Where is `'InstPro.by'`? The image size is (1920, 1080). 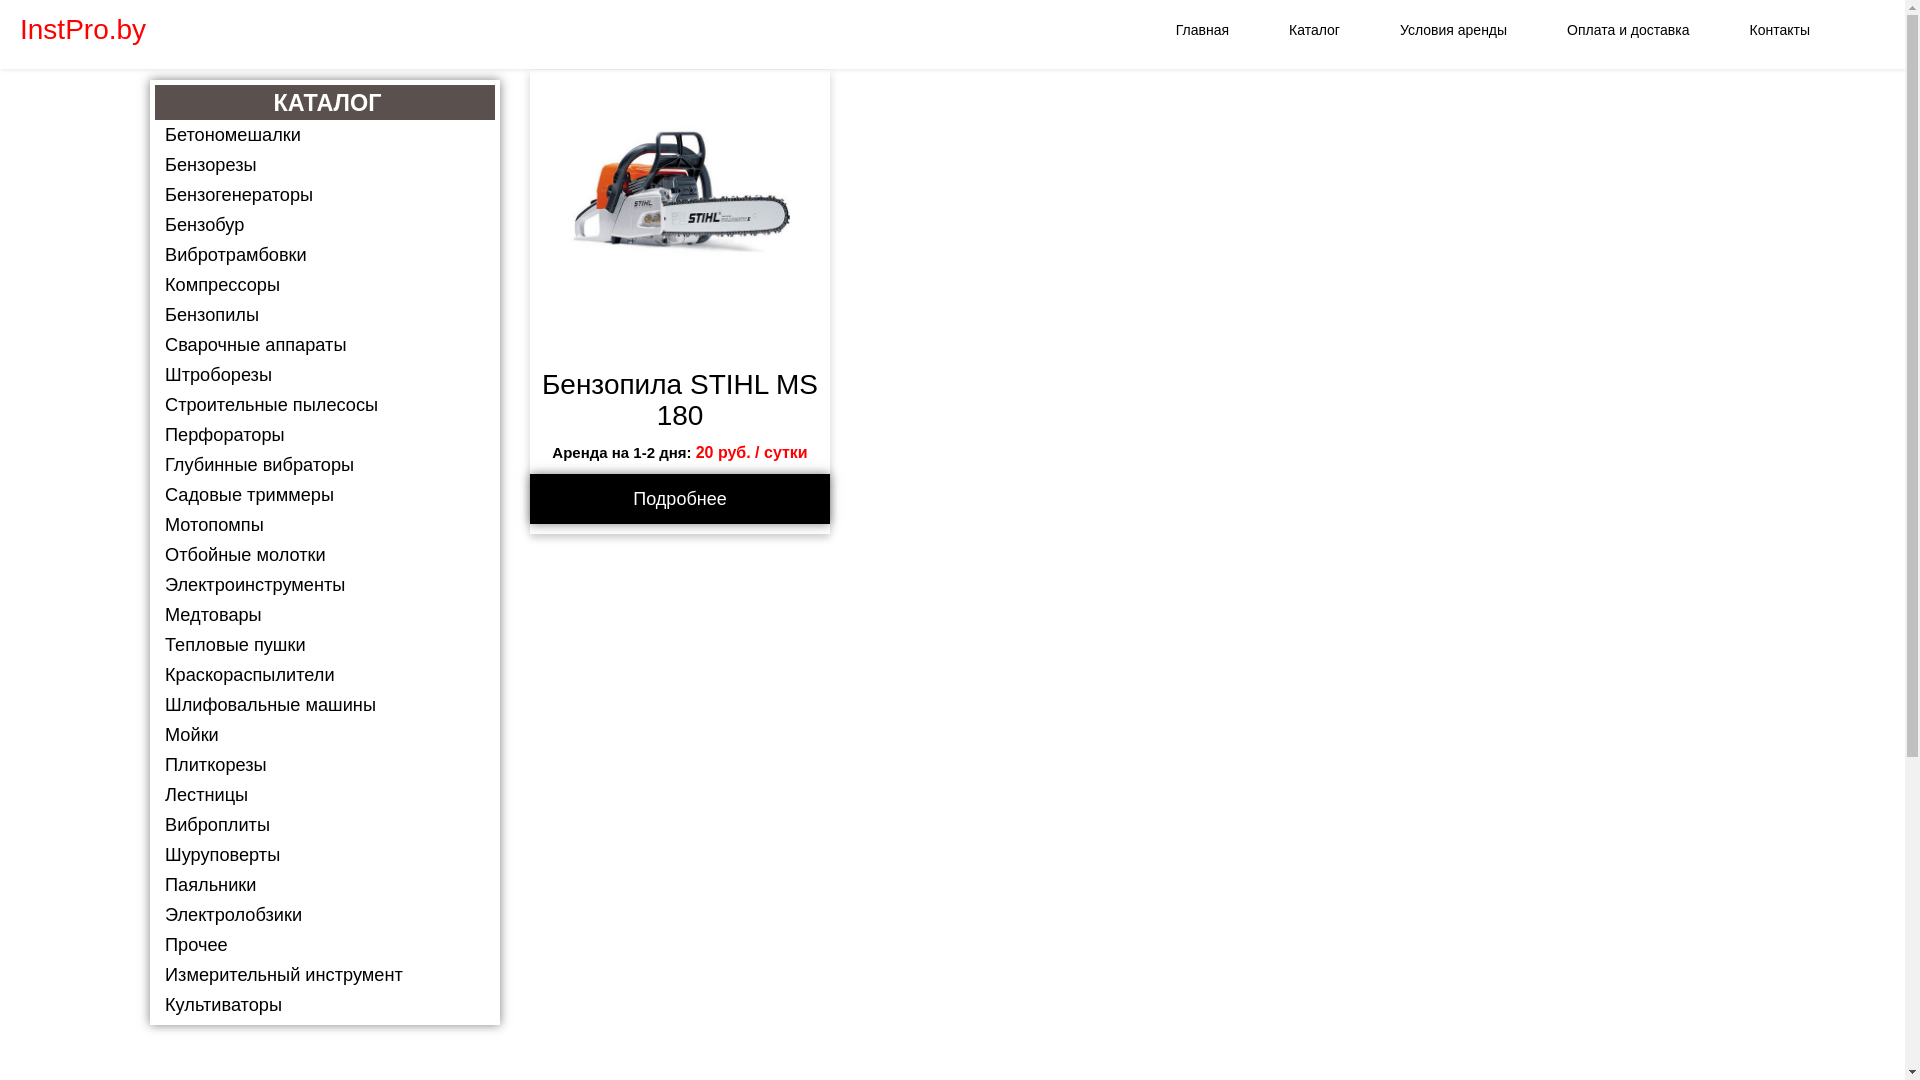
'InstPro.by' is located at coordinates (0, 30).